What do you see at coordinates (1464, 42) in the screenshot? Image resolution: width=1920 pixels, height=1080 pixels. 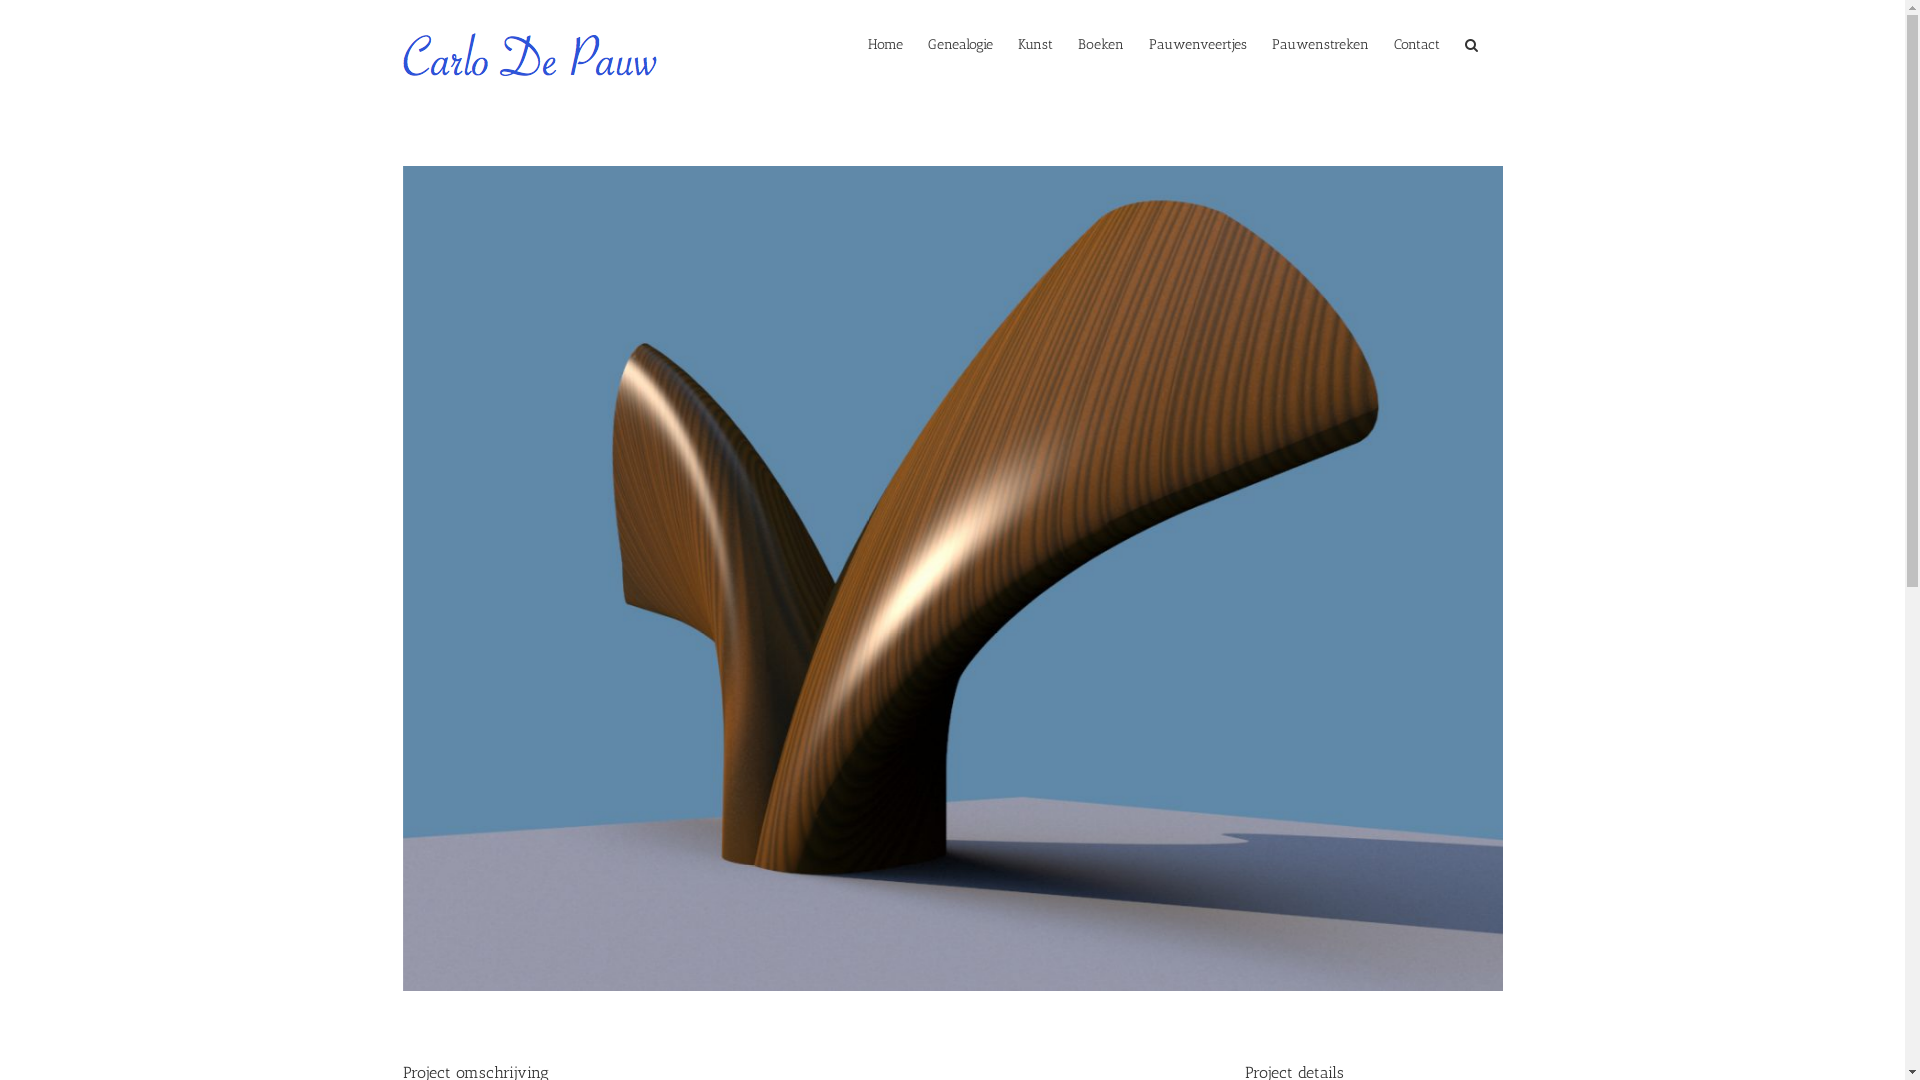 I see `'Zoeken'` at bounding box center [1464, 42].